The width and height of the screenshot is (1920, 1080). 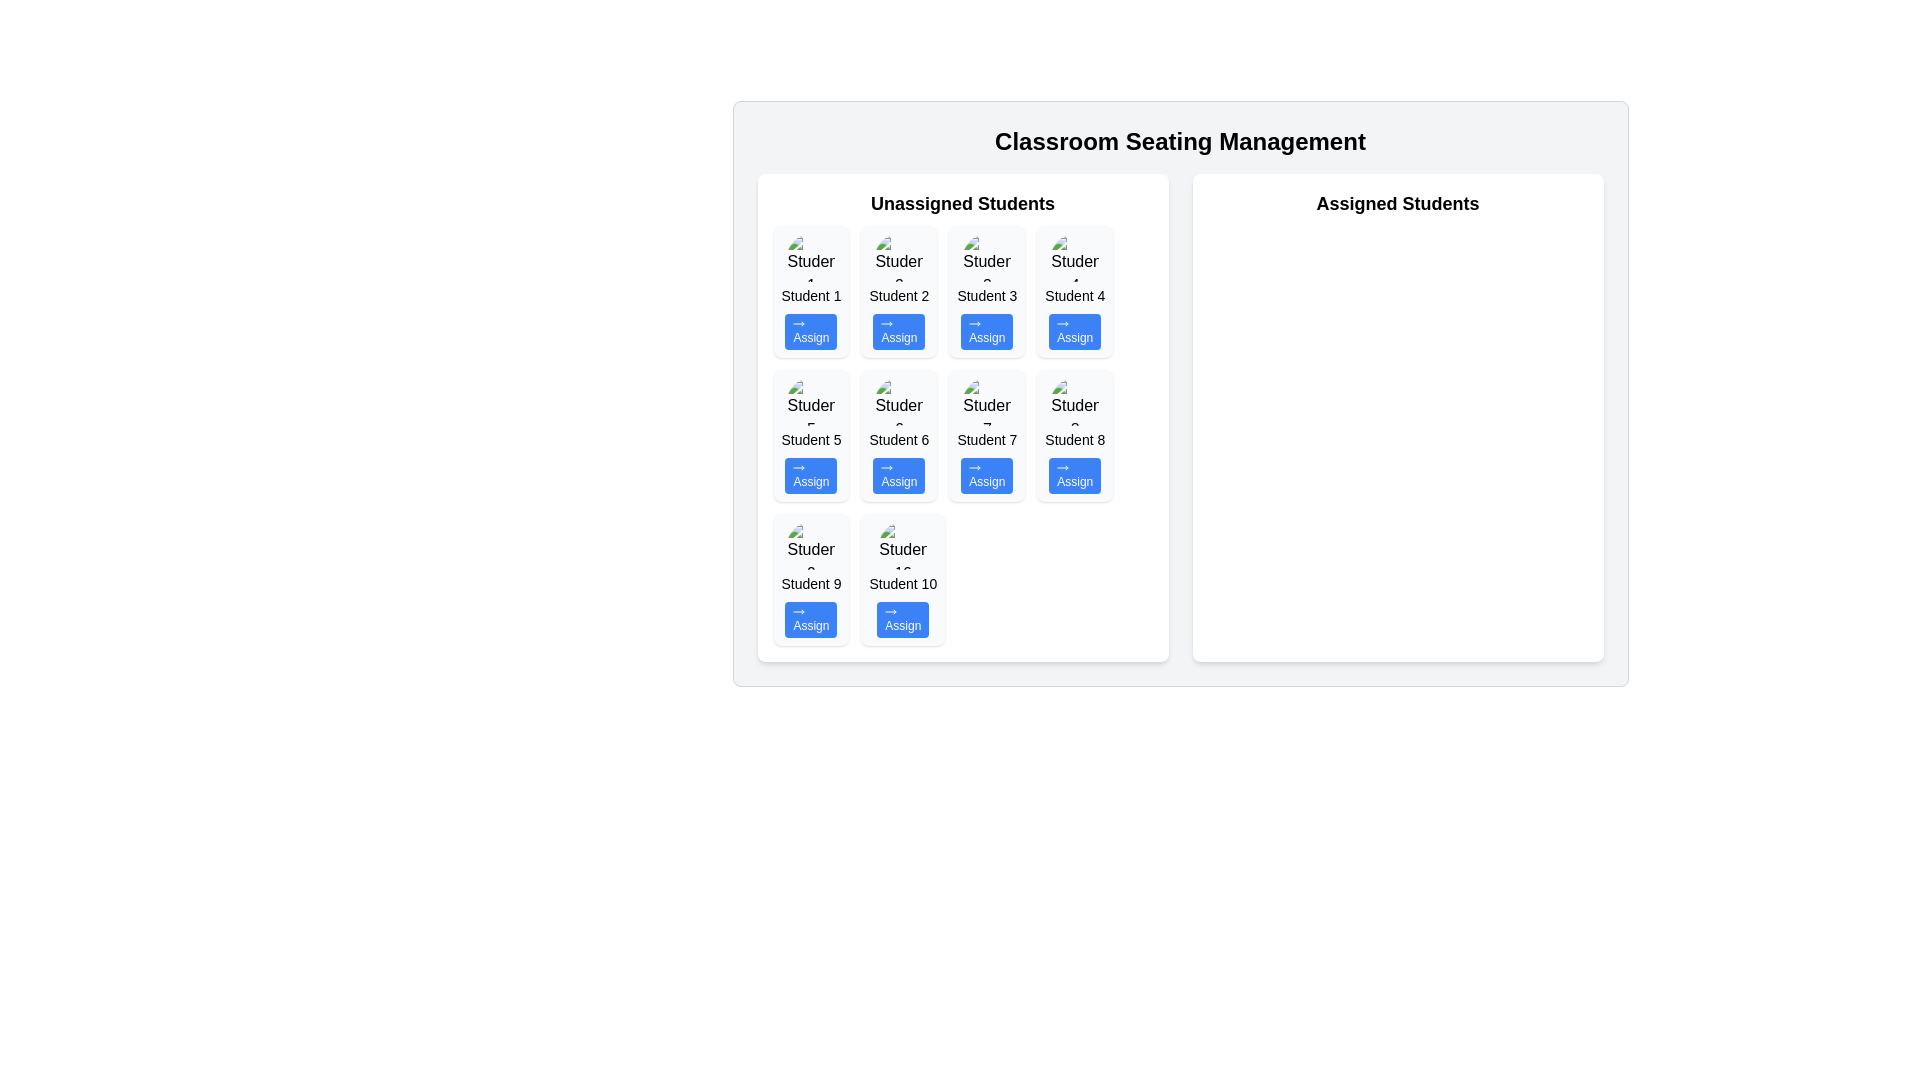 What do you see at coordinates (798, 323) in the screenshot?
I see `the forward action icon located to the left of the 'Assign' button at the bottom of the card for Student 1 in the 'Unassigned Students' panel` at bounding box center [798, 323].